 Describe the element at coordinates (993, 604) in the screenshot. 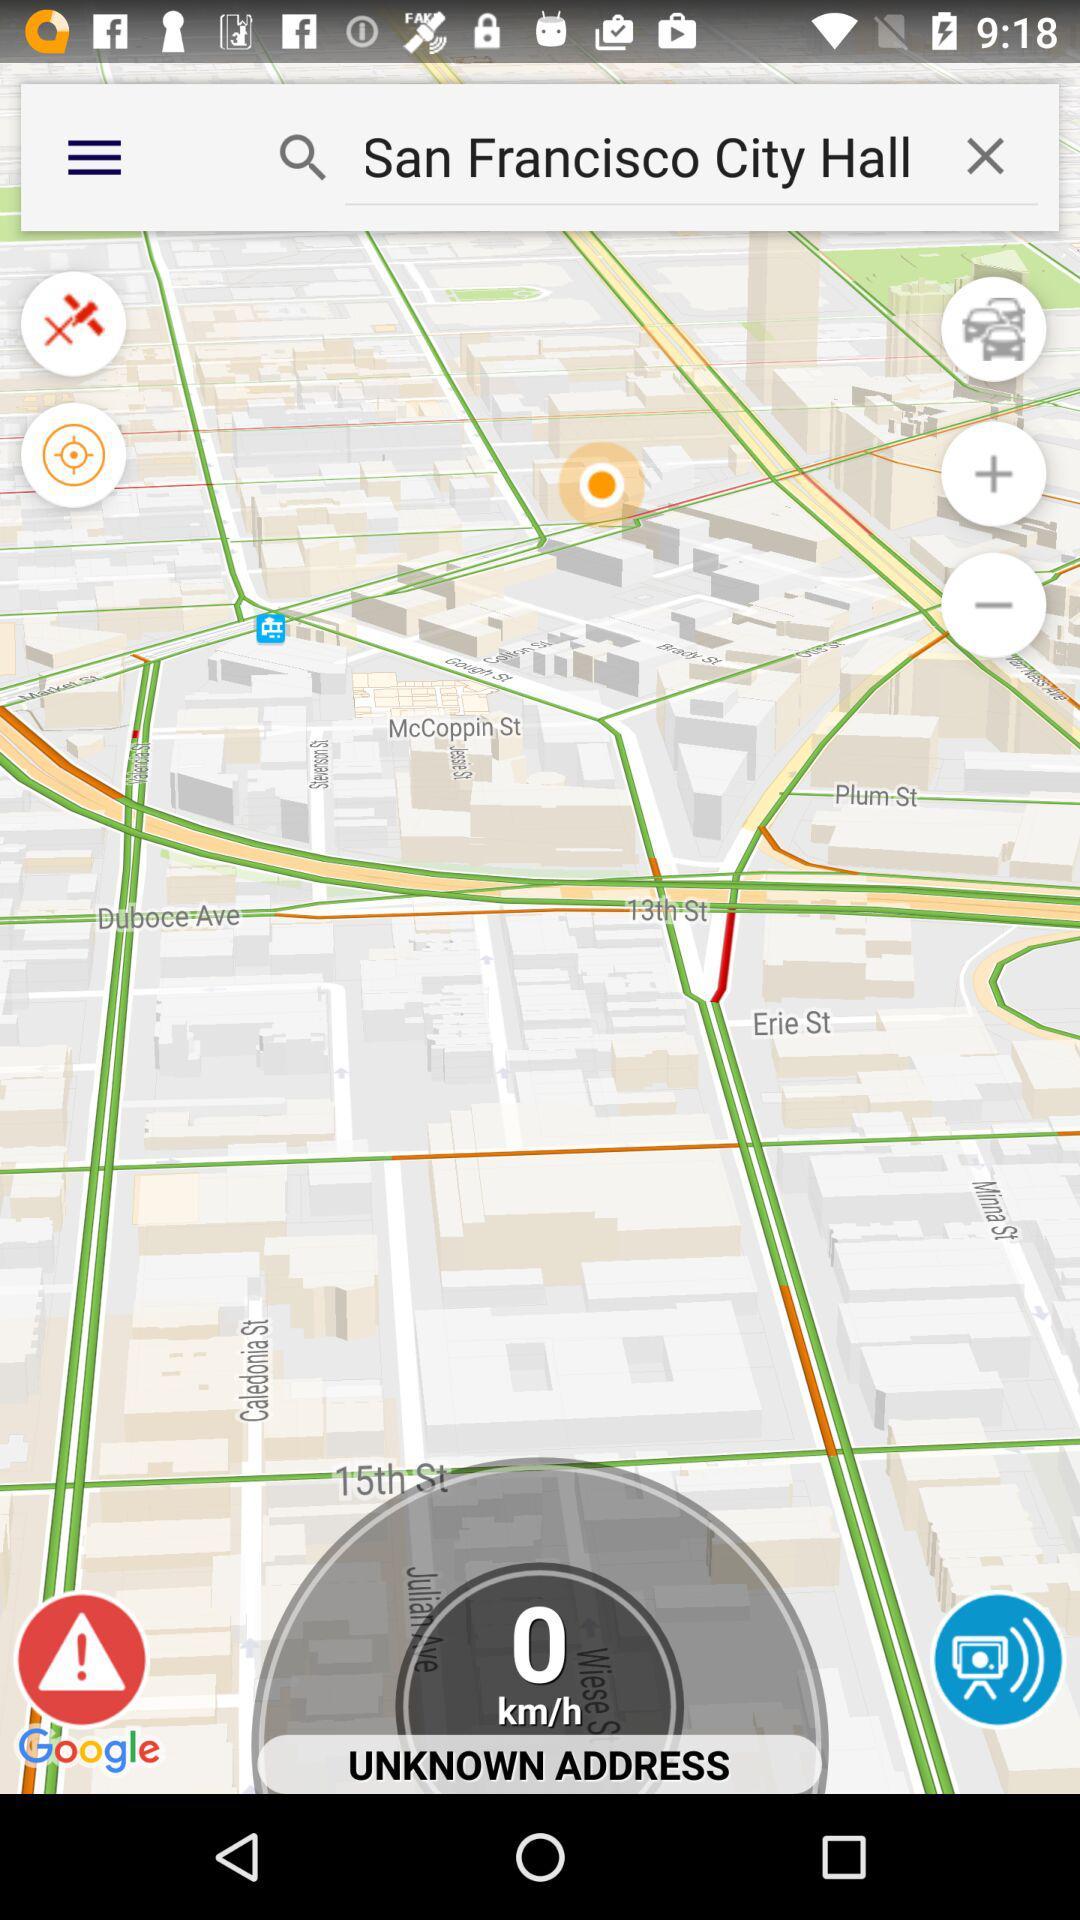

I see `the  button below` at that location.